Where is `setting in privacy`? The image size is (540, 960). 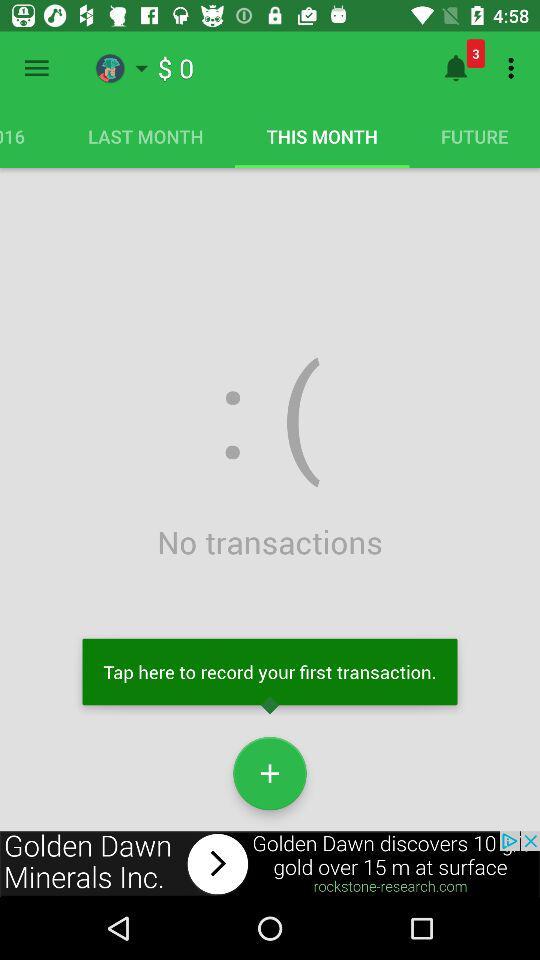
setting in privacy is located at coordinates (36, 68).